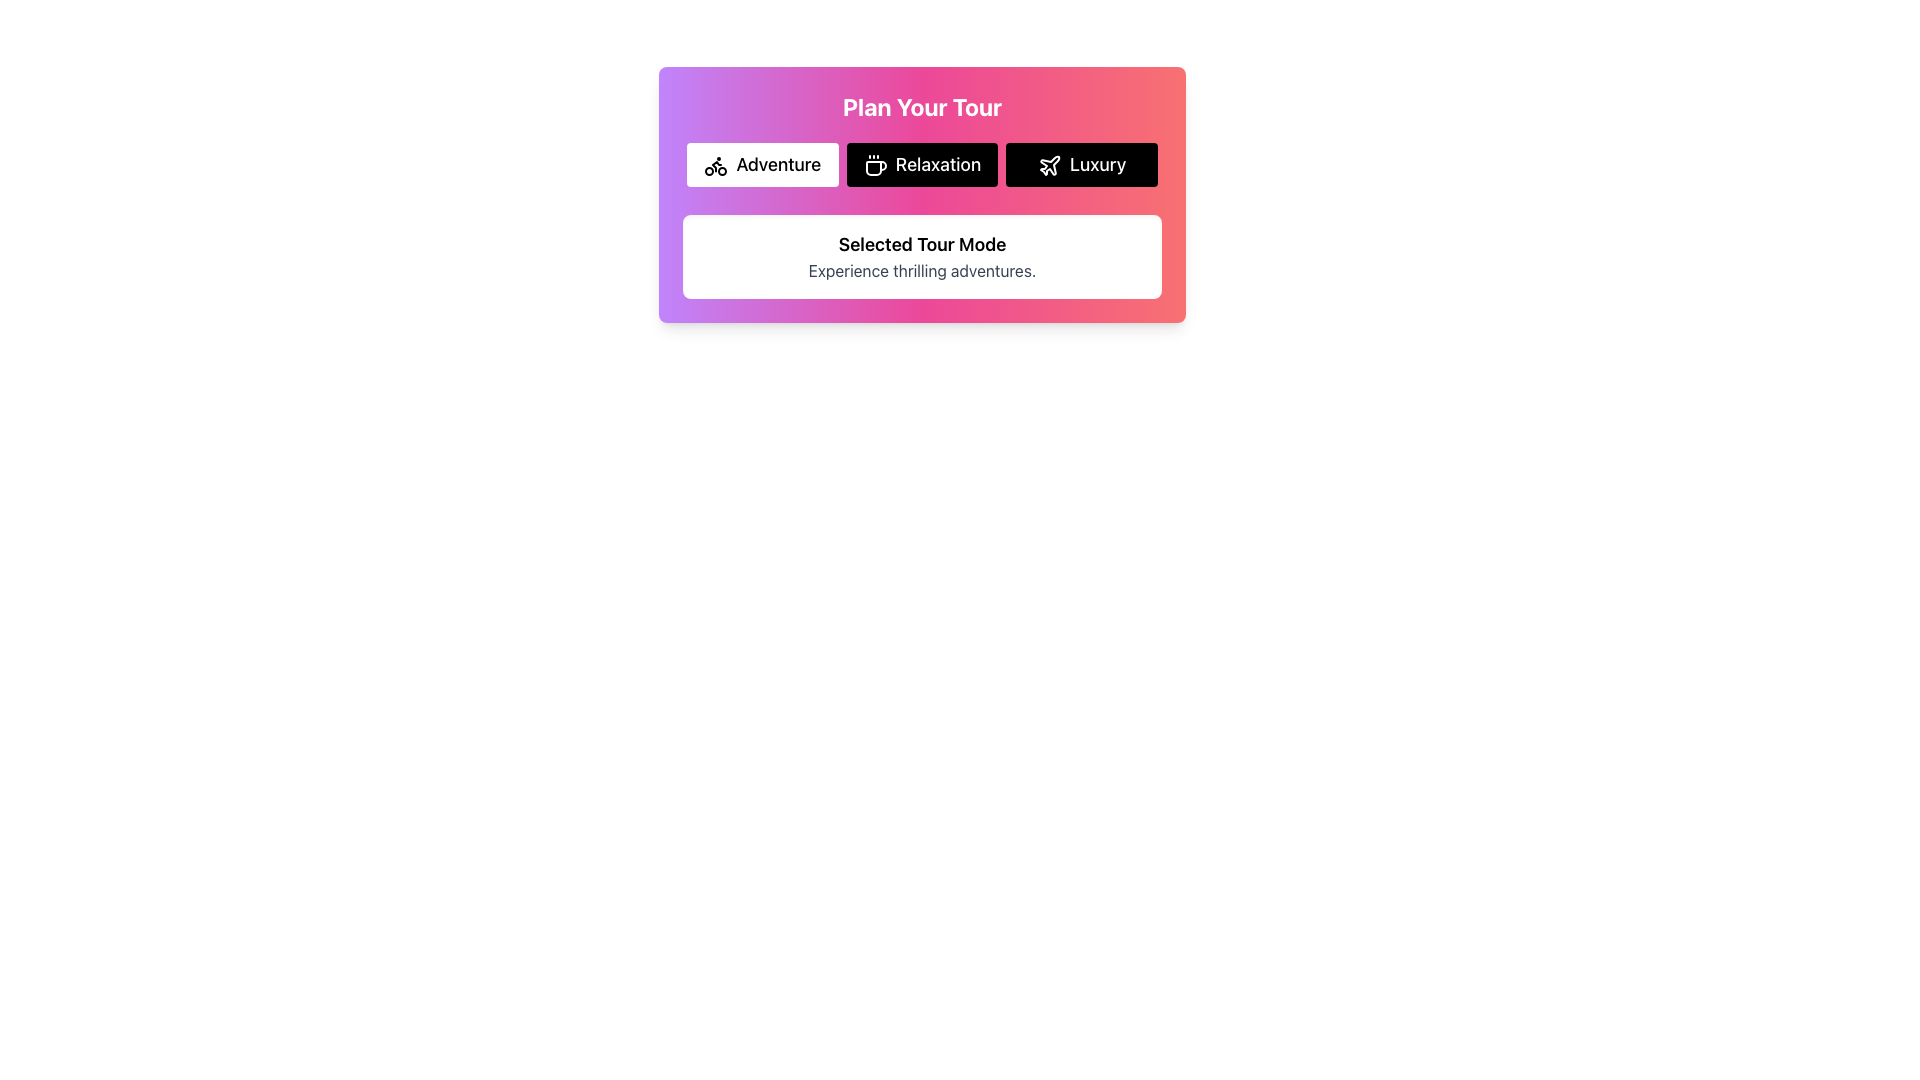  What do you see at coordinates (921, 195) in the screenshot?
I see `the buttons in the interactive card interface` at bounding box center [921, 195].